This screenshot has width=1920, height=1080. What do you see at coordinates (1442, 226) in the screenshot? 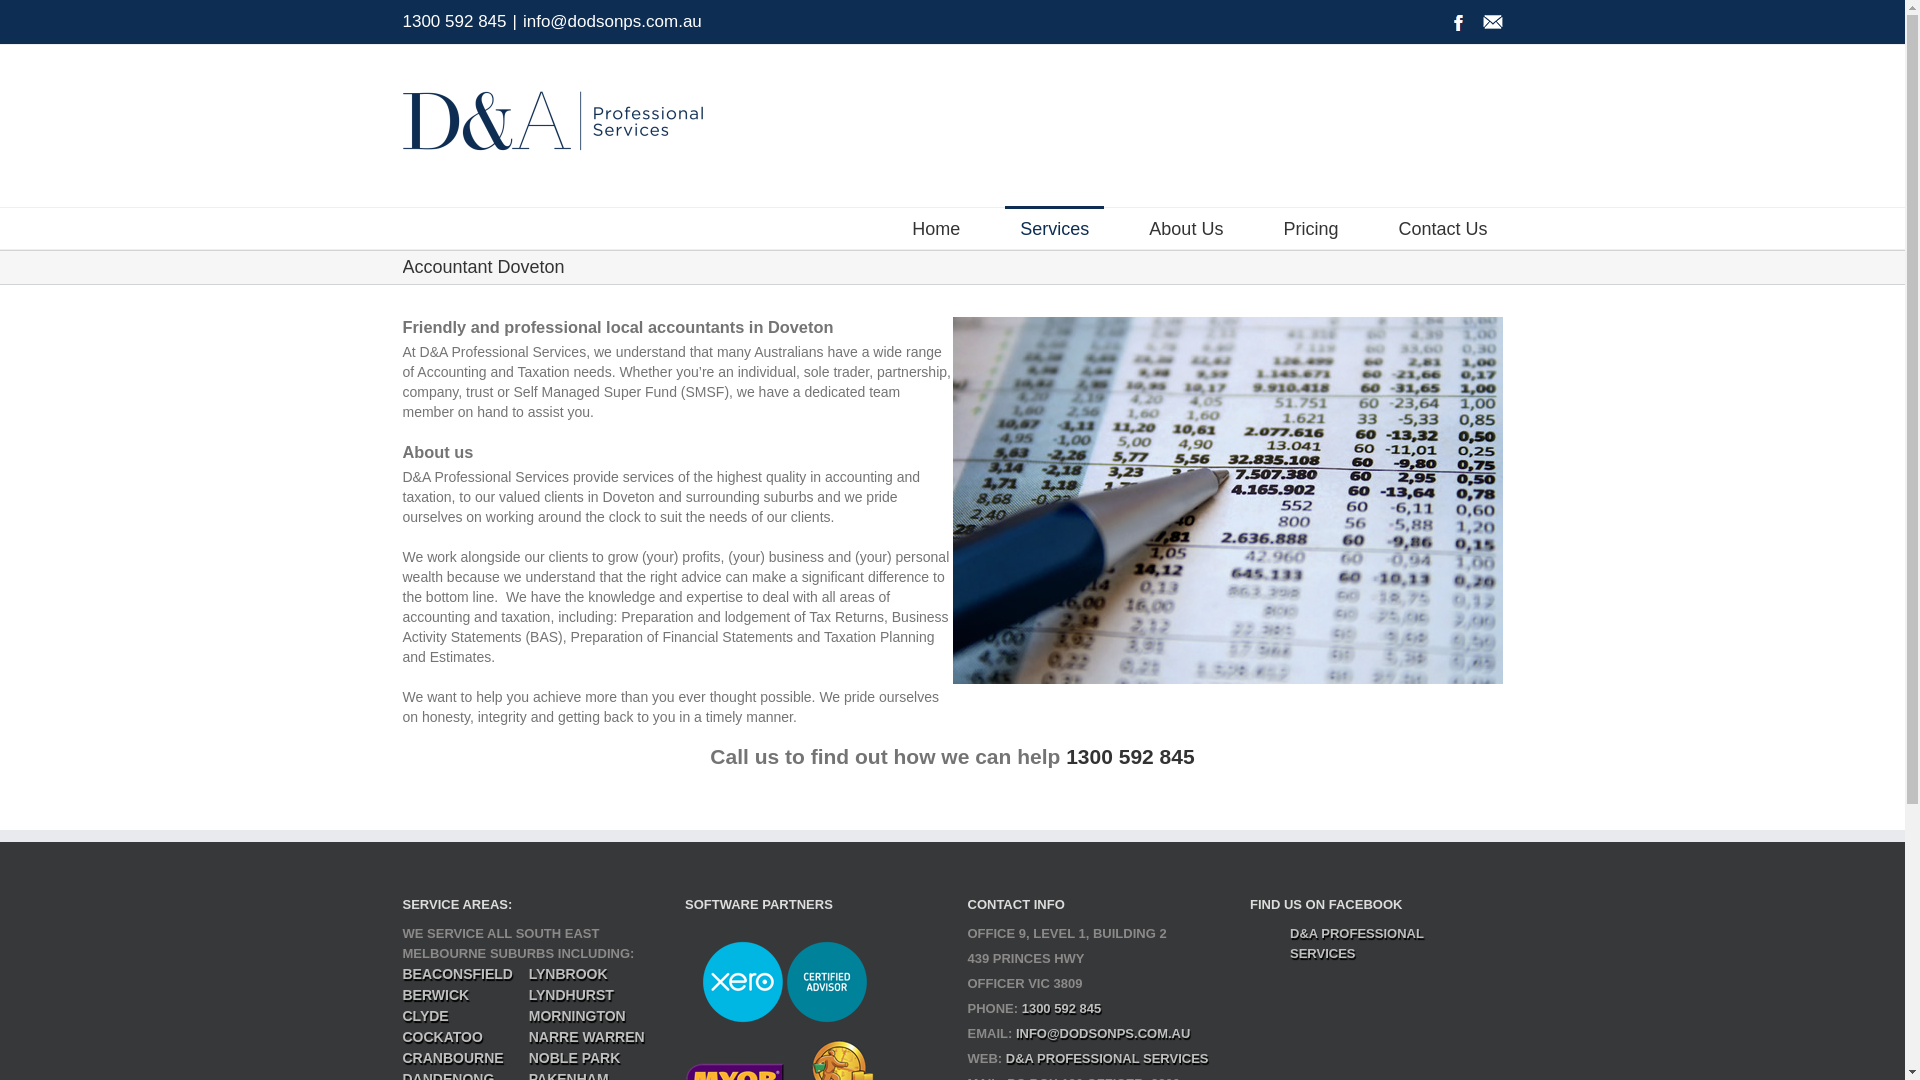
I see `'Contact Us'` at bounding box center [1442, 226].